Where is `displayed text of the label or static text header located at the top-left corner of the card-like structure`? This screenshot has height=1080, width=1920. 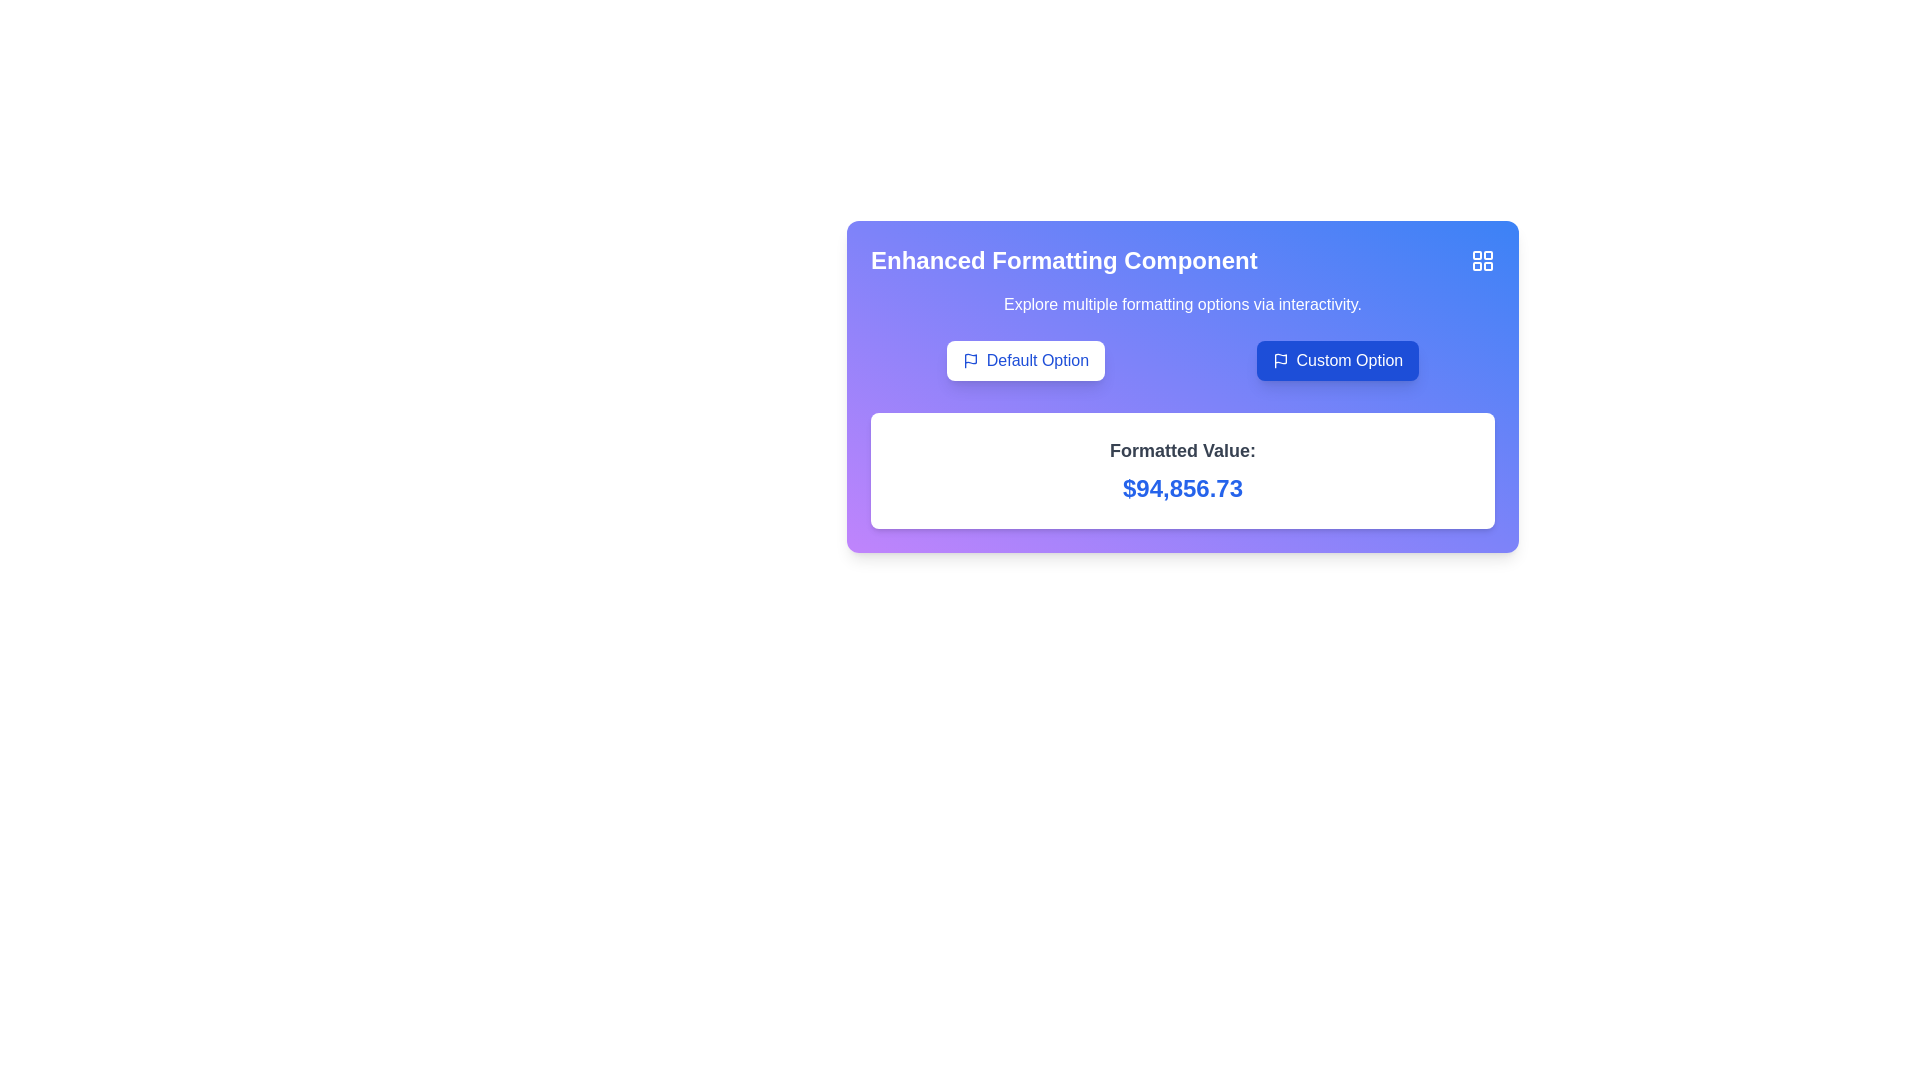
displayed text of the label or static text header located at the top-left corner of the card-like structure is located at coordinates (1063, 260).